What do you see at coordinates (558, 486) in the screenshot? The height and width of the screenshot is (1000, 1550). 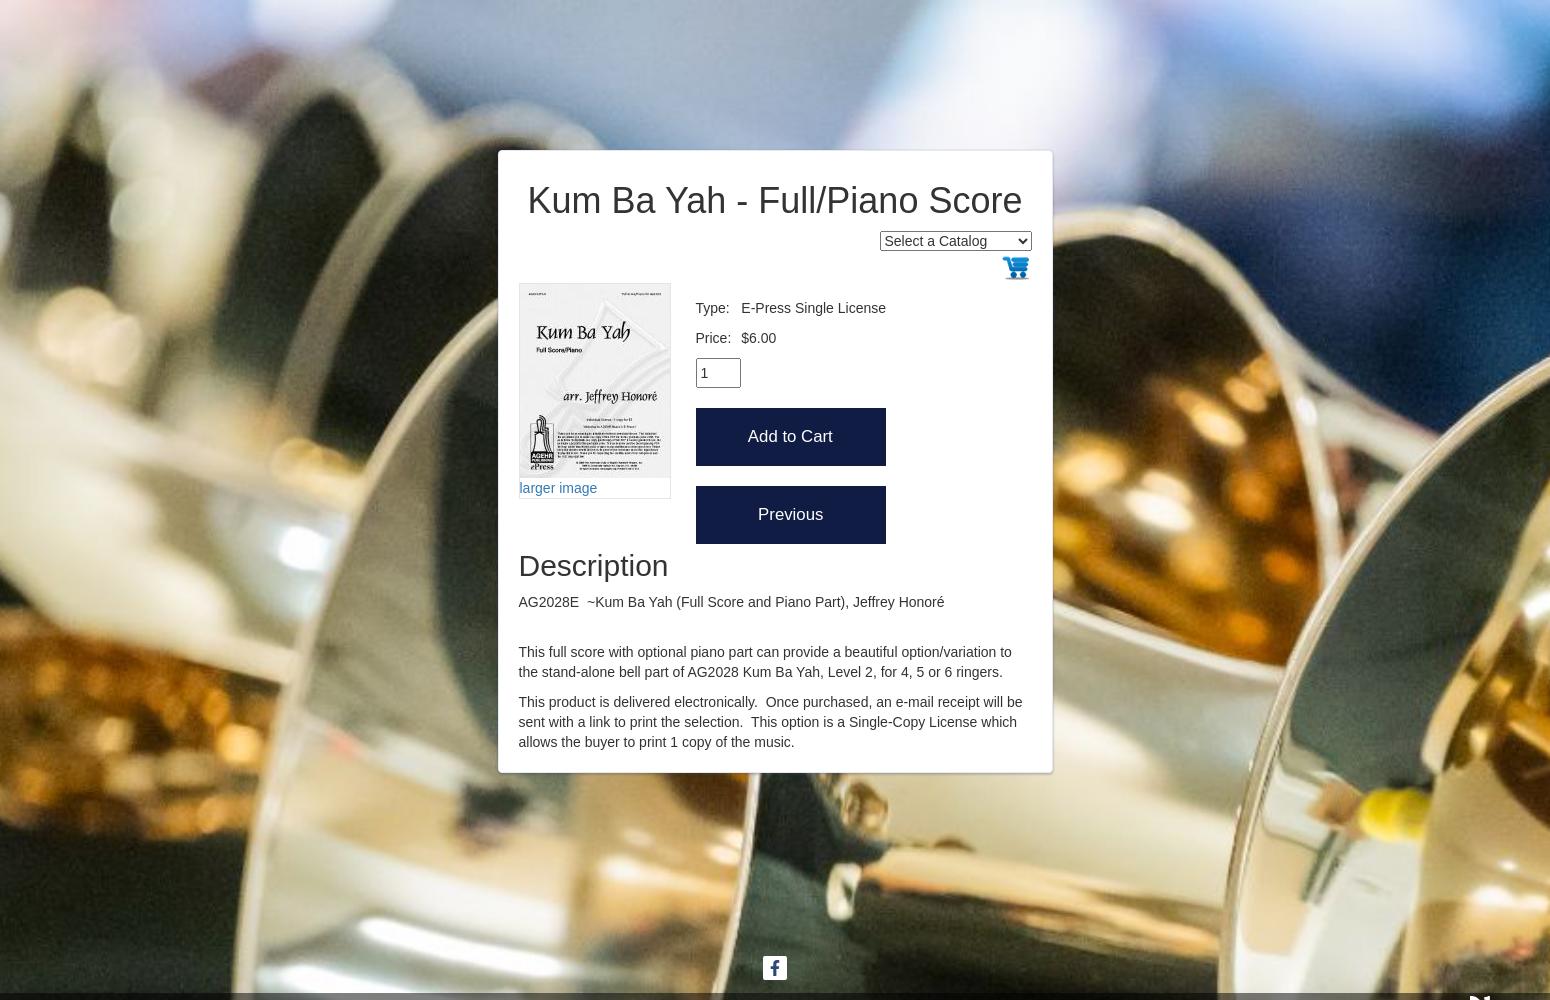 I see `'larger image'` at bounding box center [558, 486].